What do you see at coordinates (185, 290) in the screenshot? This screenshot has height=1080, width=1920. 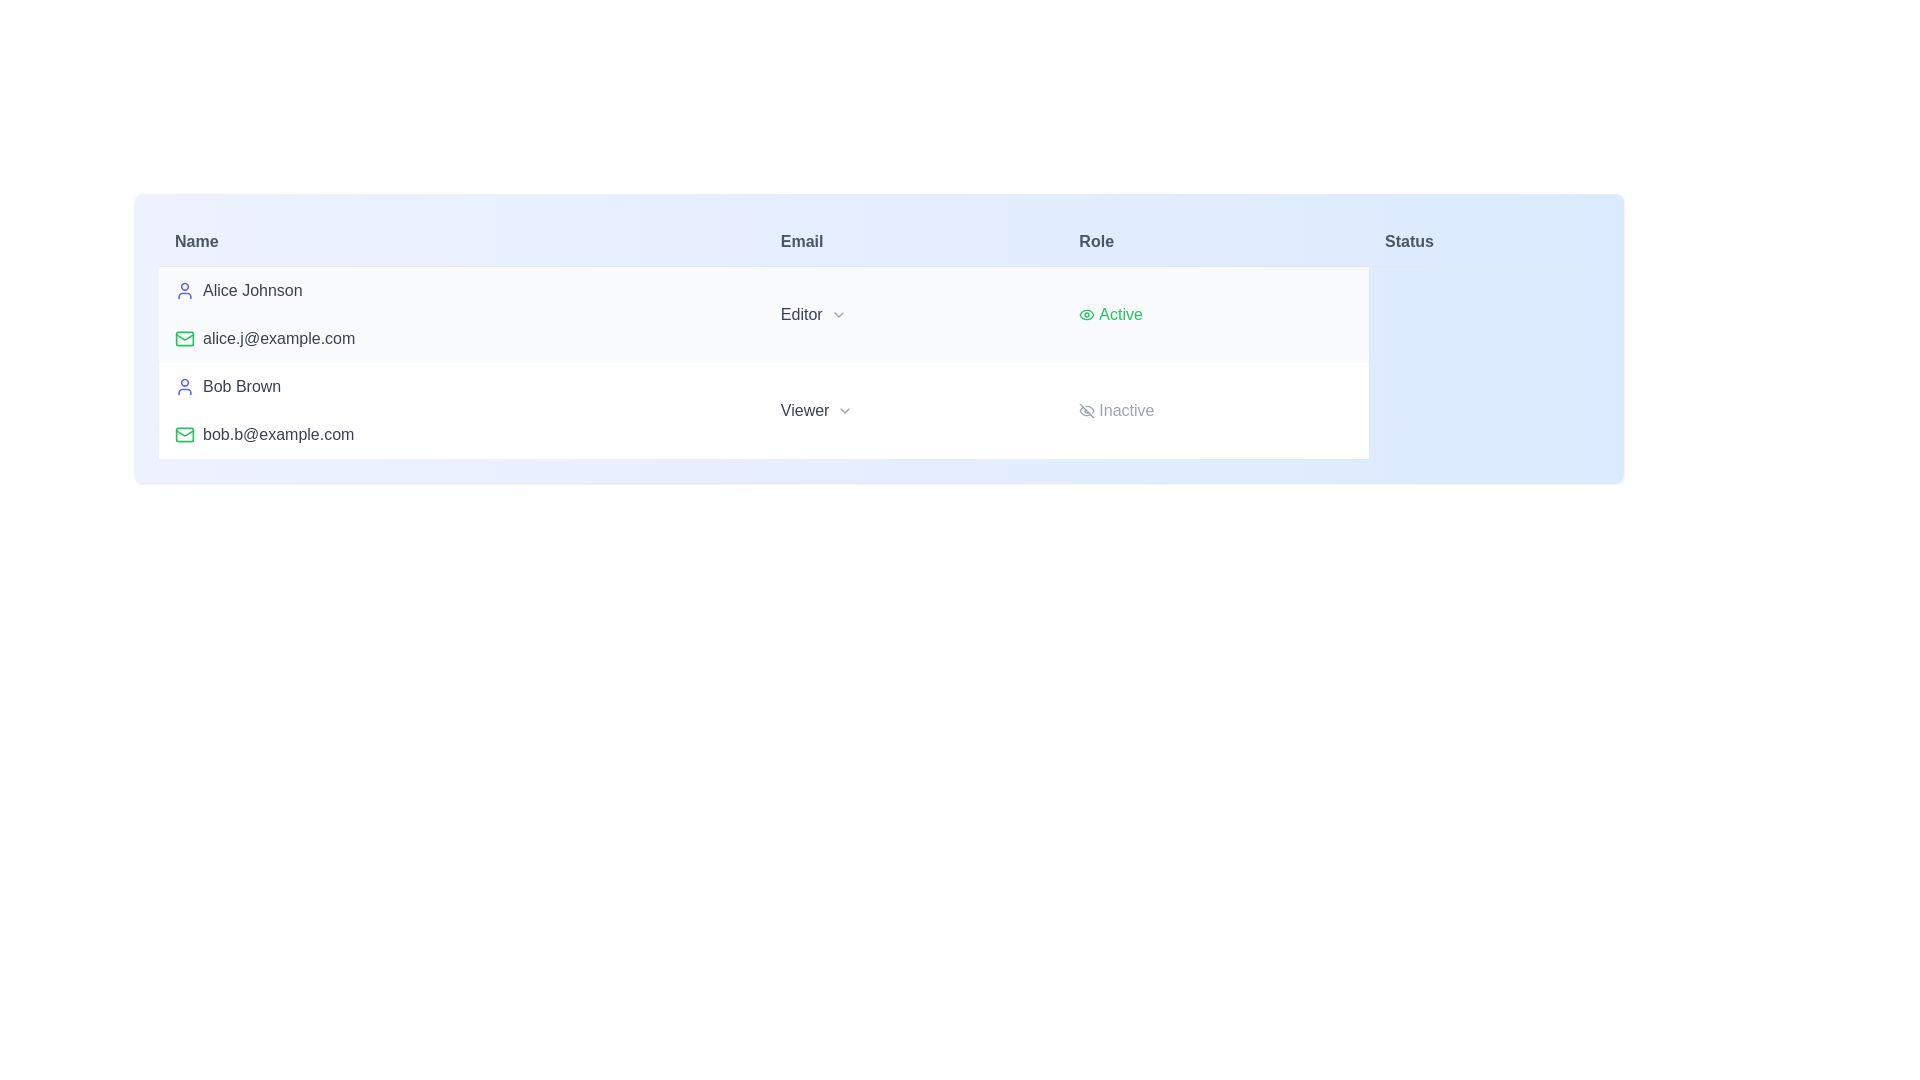 I see `the user profile icon resembling a circular head and body outline, styled in blue, located next to the name 'Alice Johnson' in the user details row` at bounding box center [185, 290].